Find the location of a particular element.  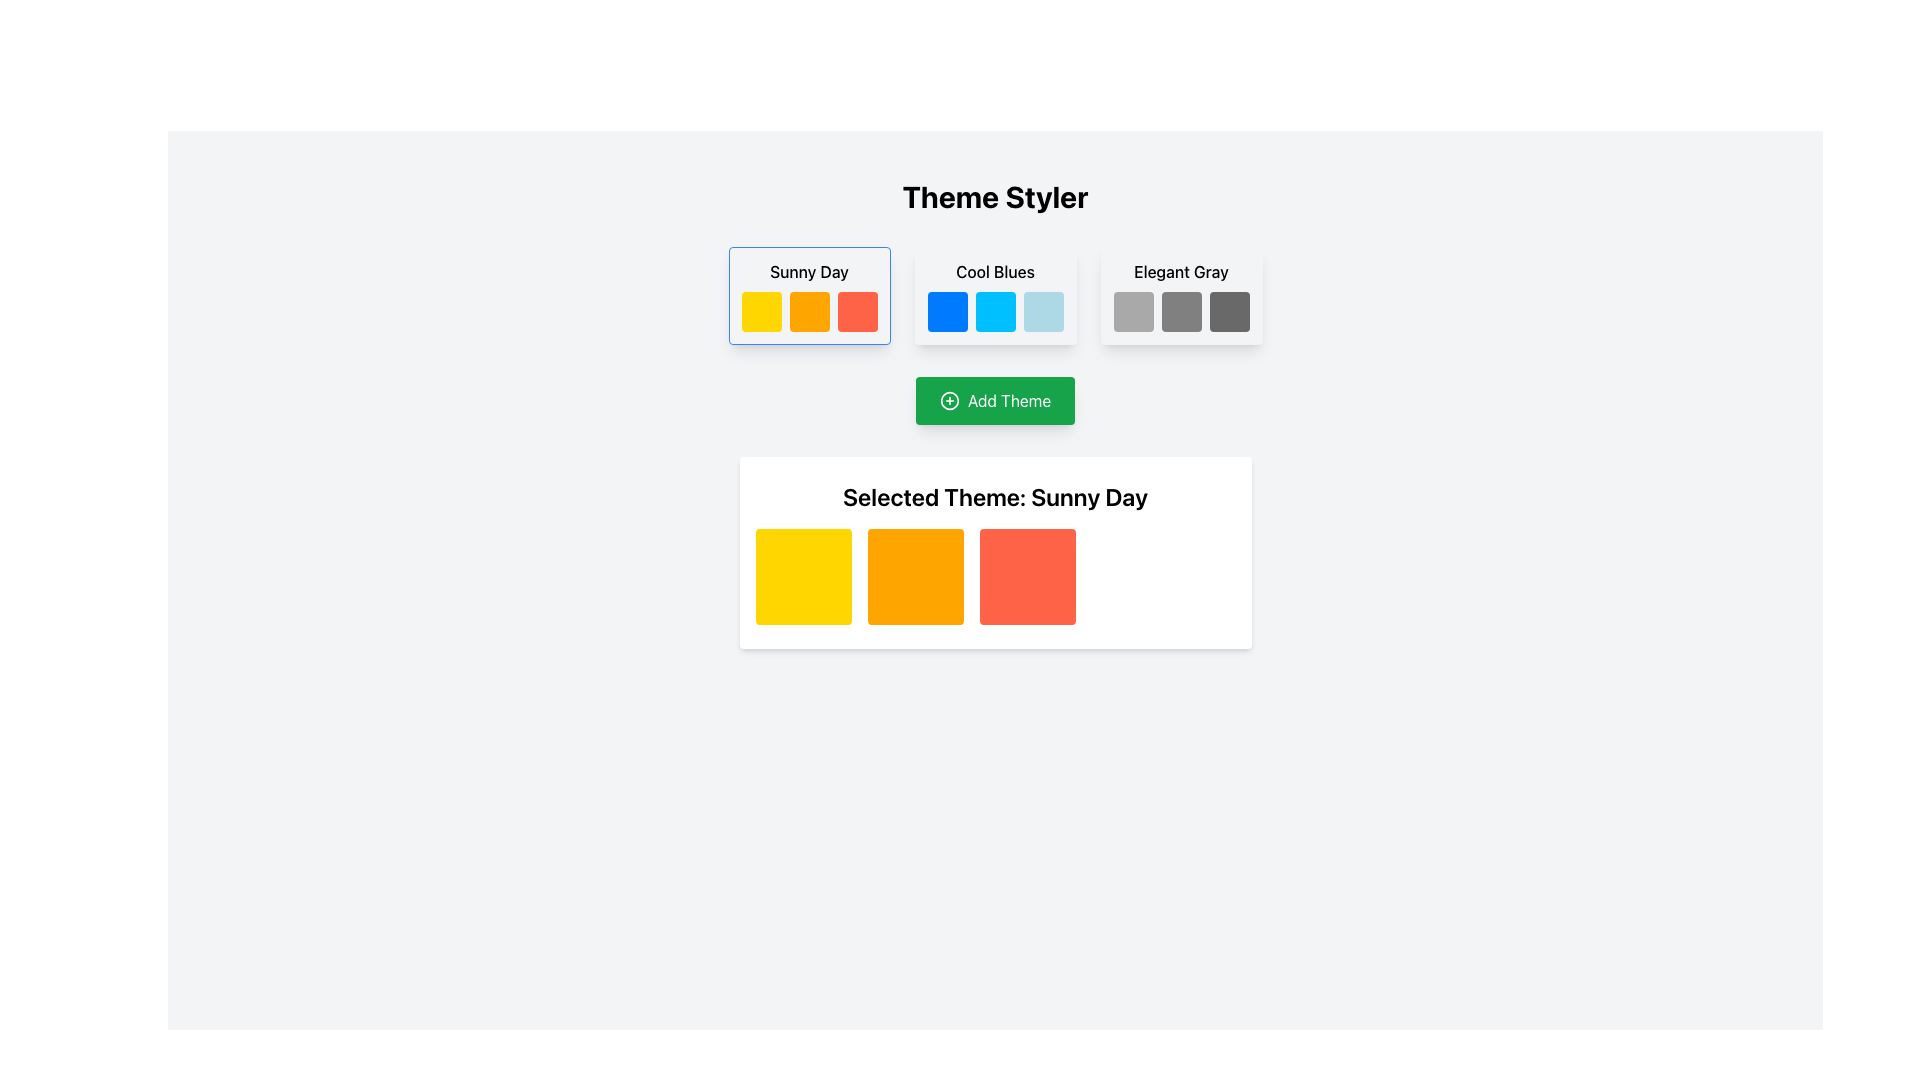

the first clickable tile in the 'Cool Blues' theme group is located at coordinates (946, 312).